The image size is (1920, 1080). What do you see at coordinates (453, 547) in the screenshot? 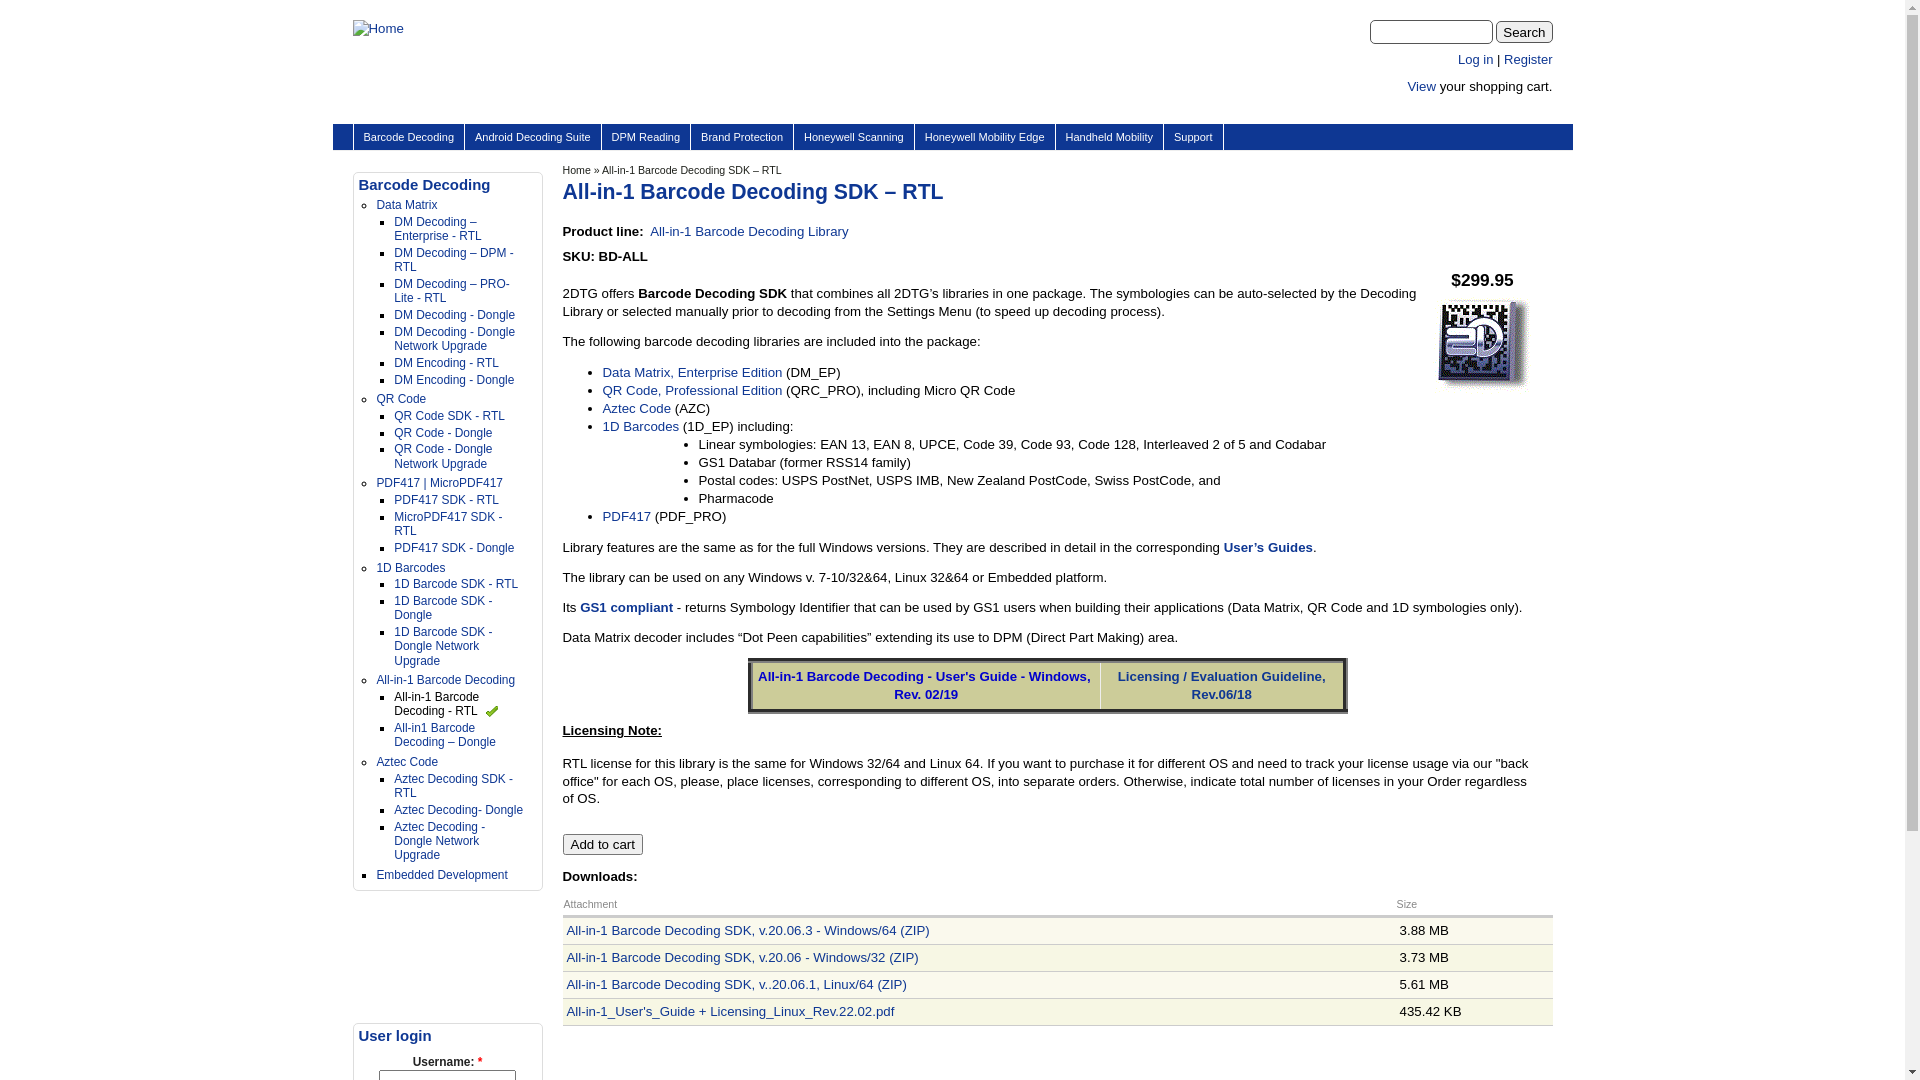
I see `'PDF417 SDK - Dongle'` at bounding box center [453, 547].